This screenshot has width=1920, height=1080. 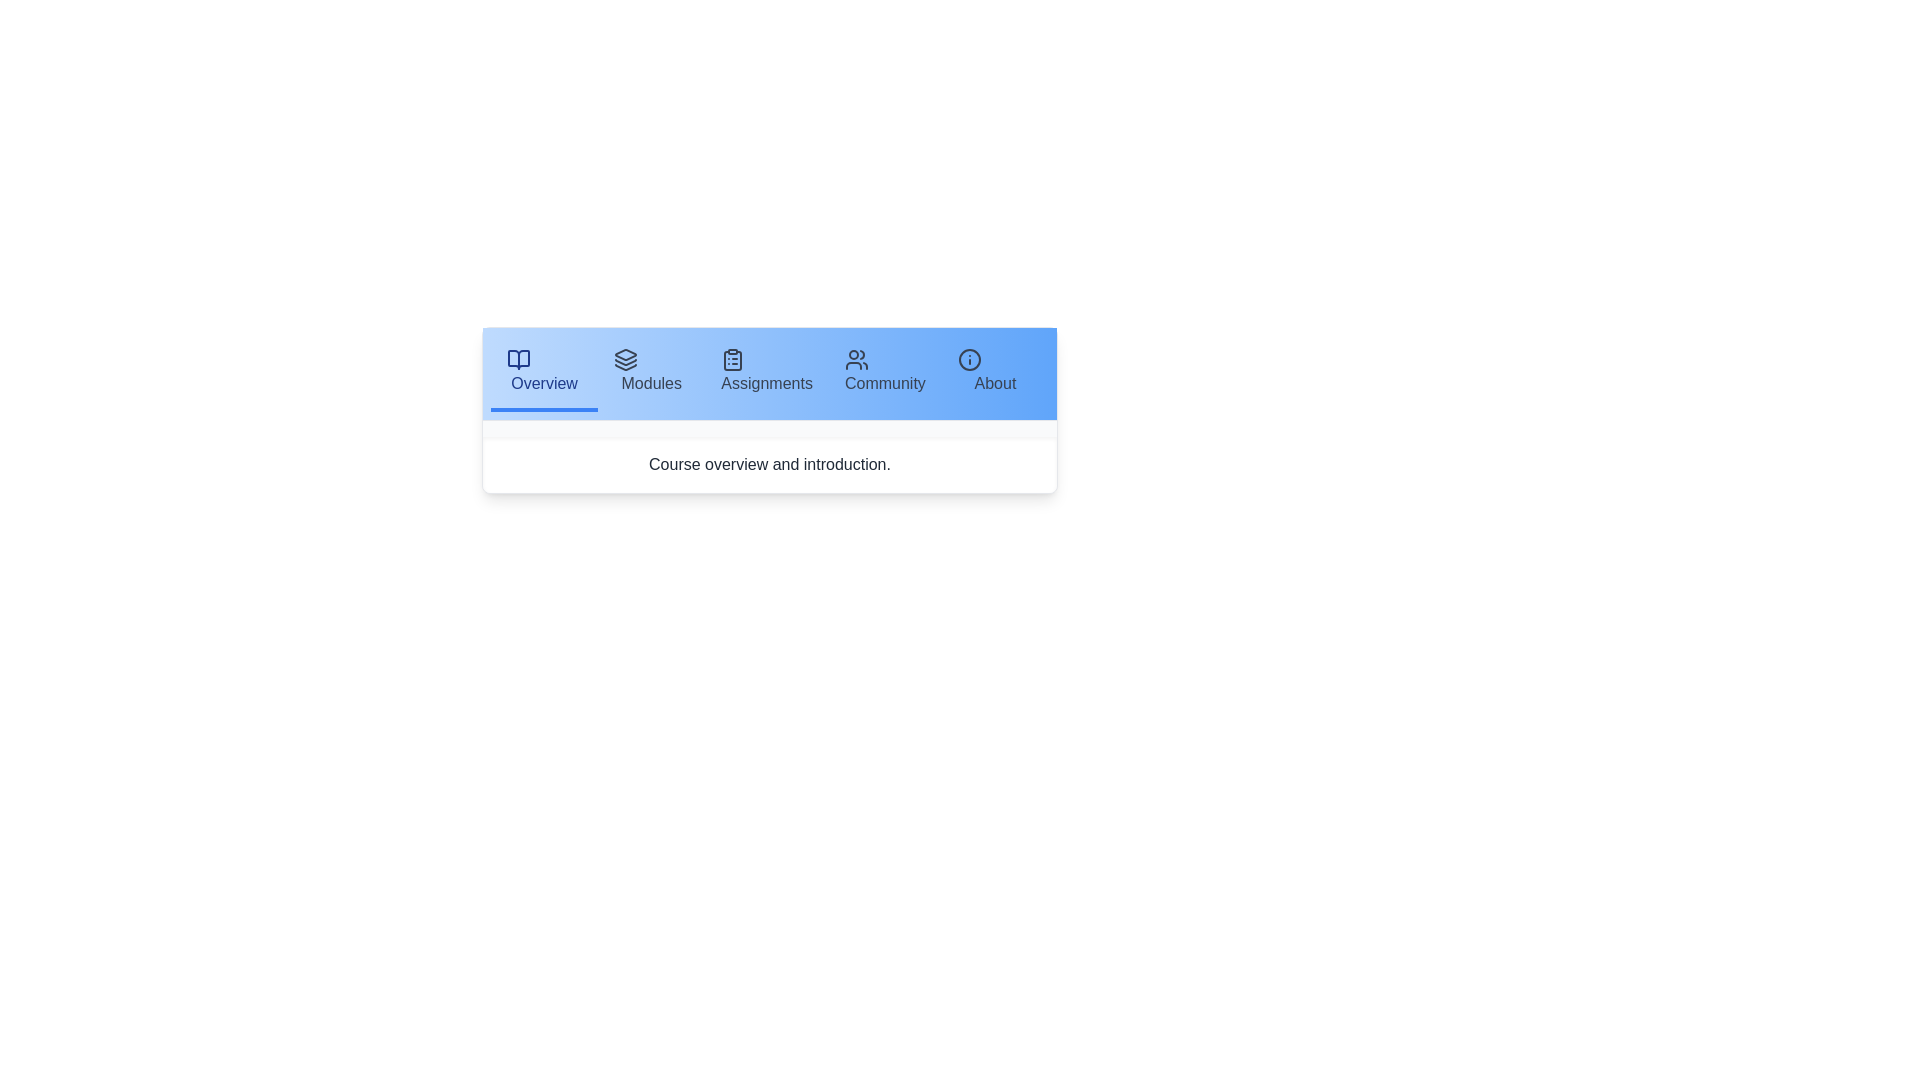 What do you see at coordinates (766, 384) in the screenshot?
I see `the 'Assignments' text label in the navigation bar` at bounding box center [766, 384].